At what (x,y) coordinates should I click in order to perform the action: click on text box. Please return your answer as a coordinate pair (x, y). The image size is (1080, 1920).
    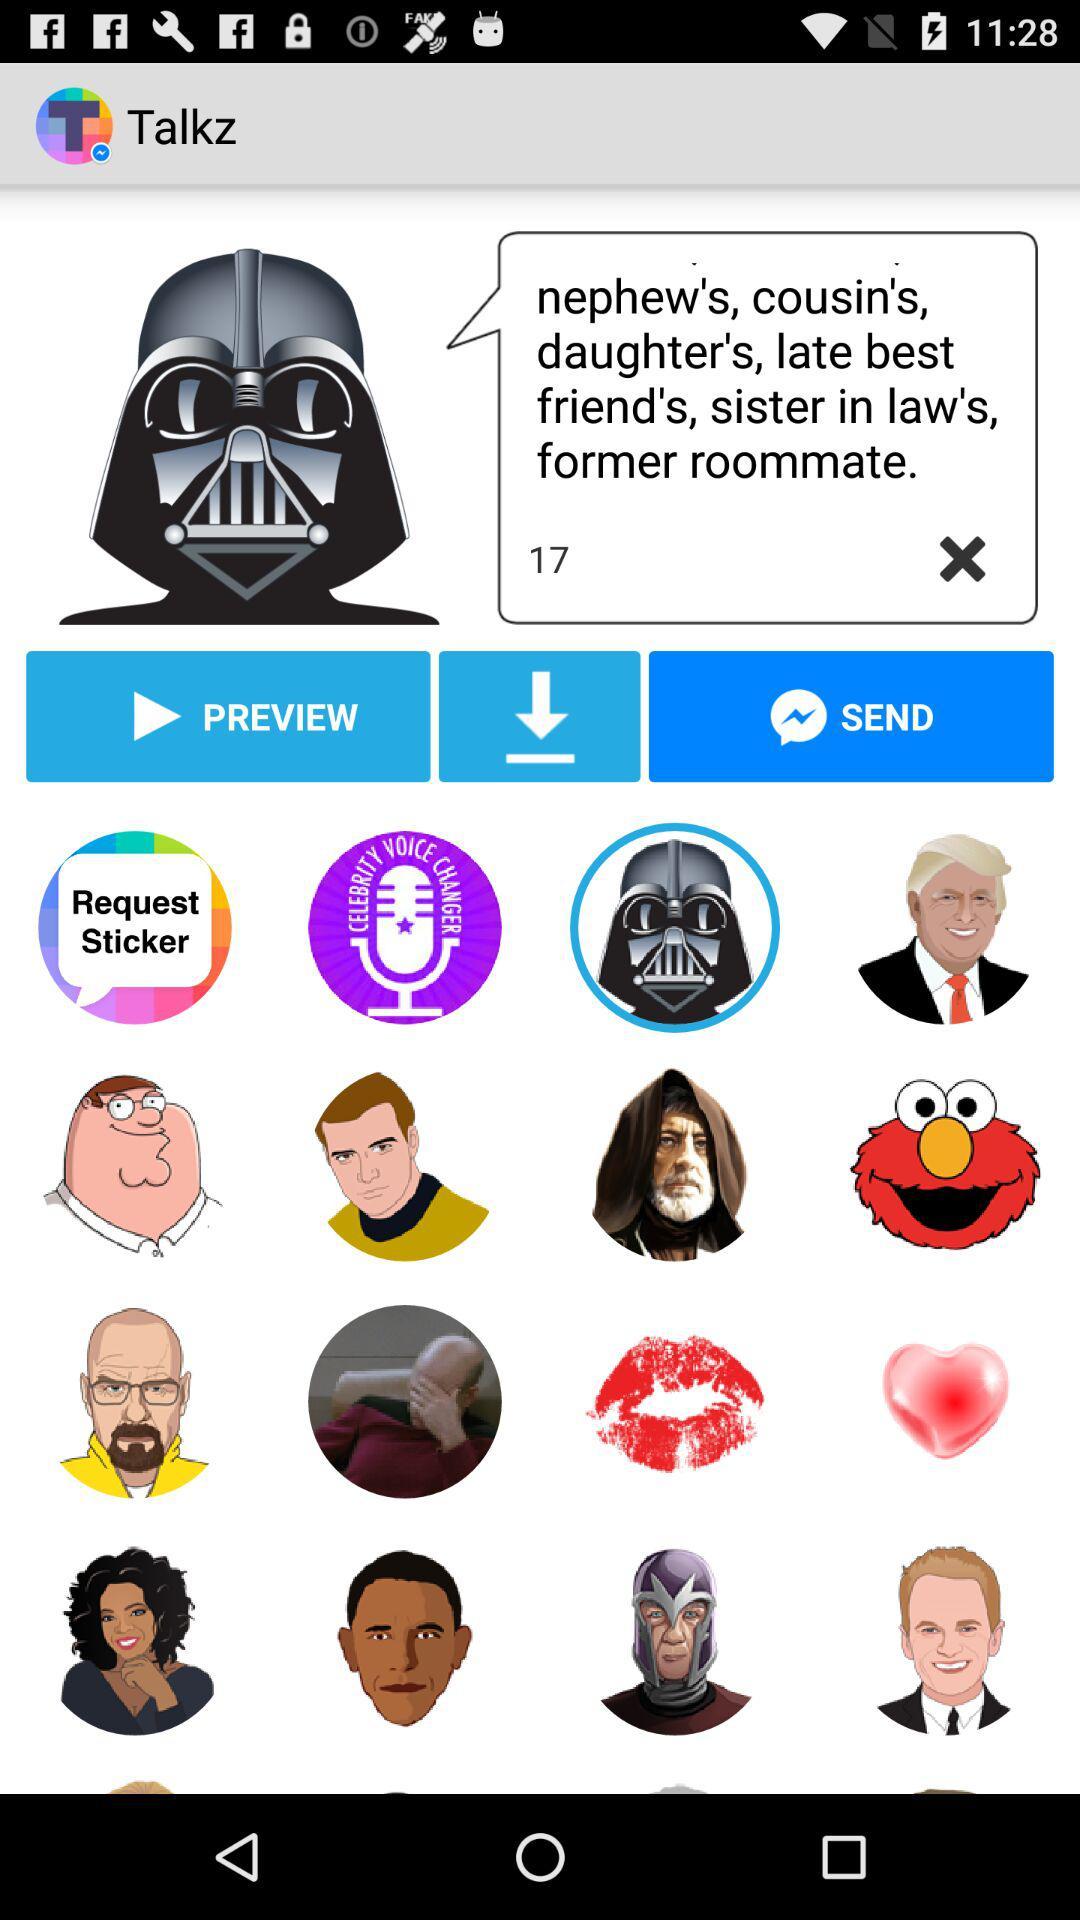
    Looking at the image, I should click on (961, 559).